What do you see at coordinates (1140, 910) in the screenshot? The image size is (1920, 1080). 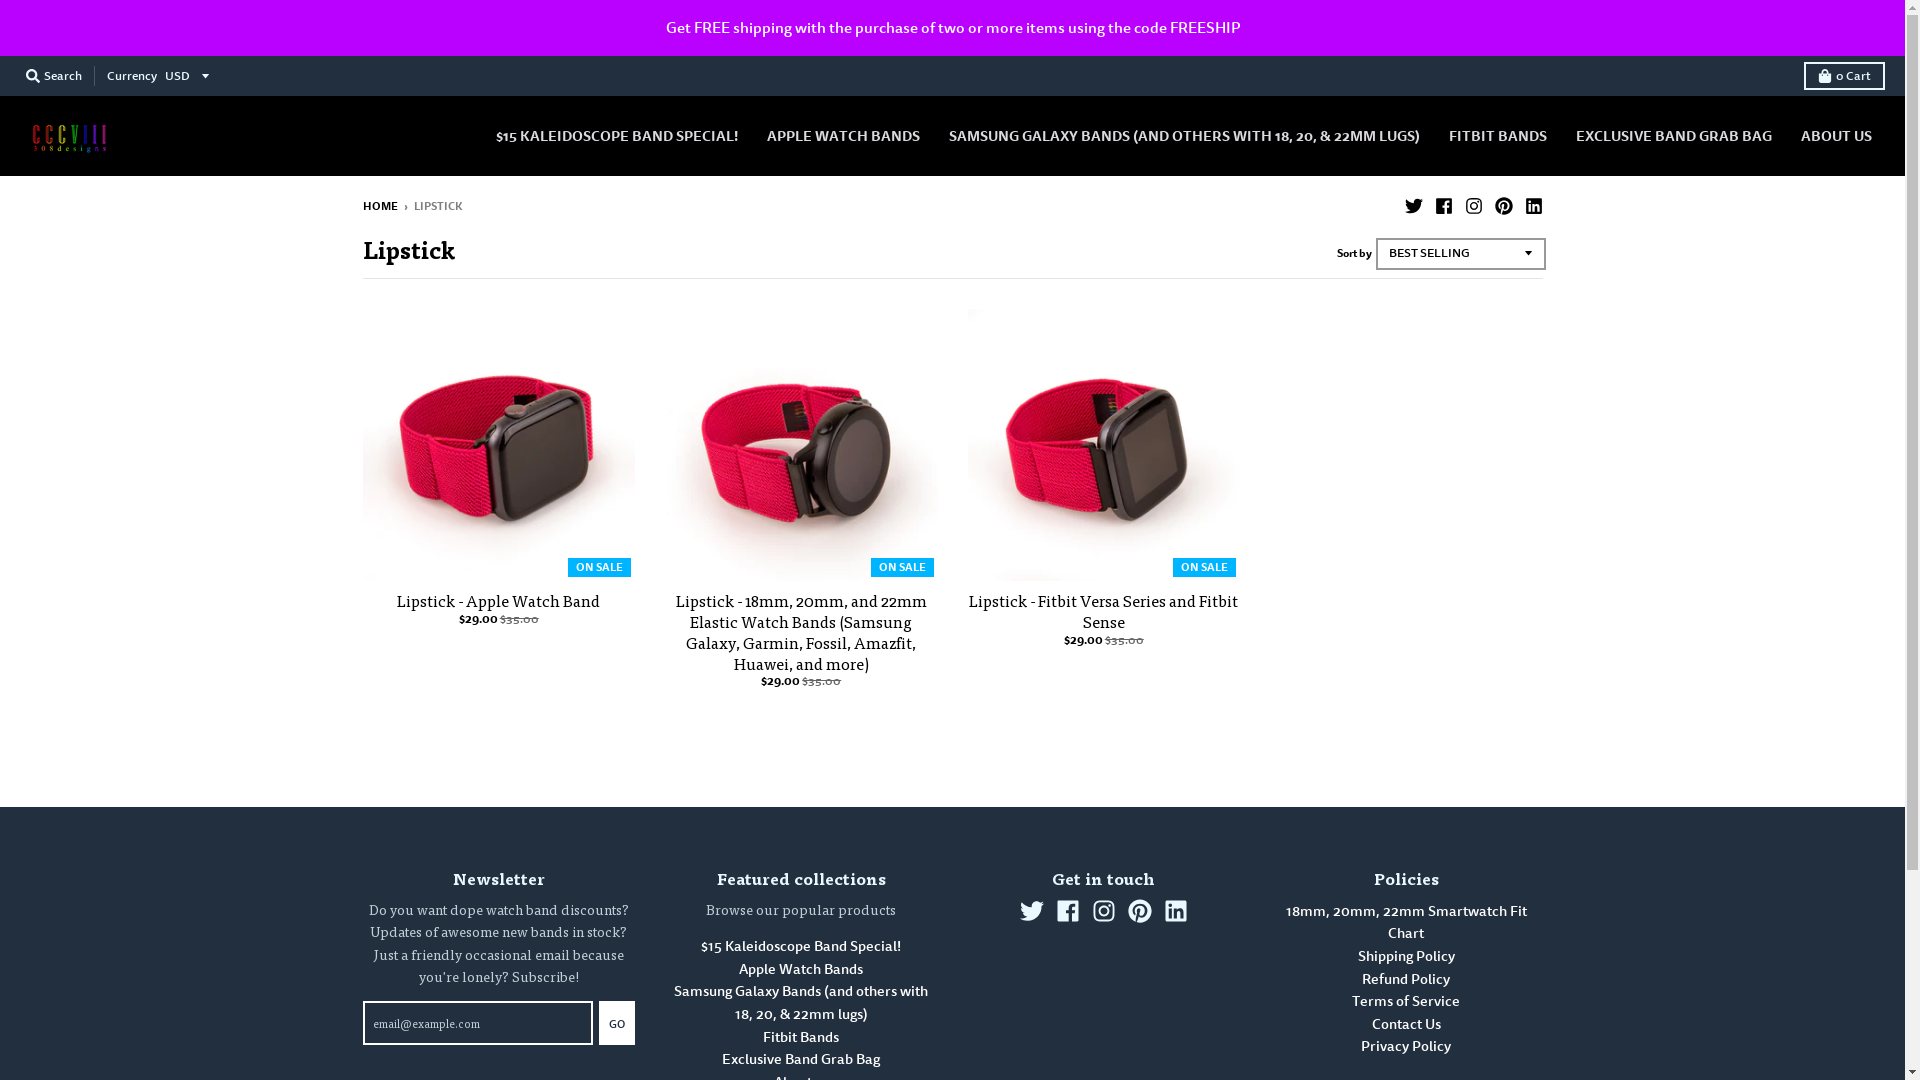 I see `'Pinterest - 308designs - CCCVIII'` at bounding box center [1140, 910].